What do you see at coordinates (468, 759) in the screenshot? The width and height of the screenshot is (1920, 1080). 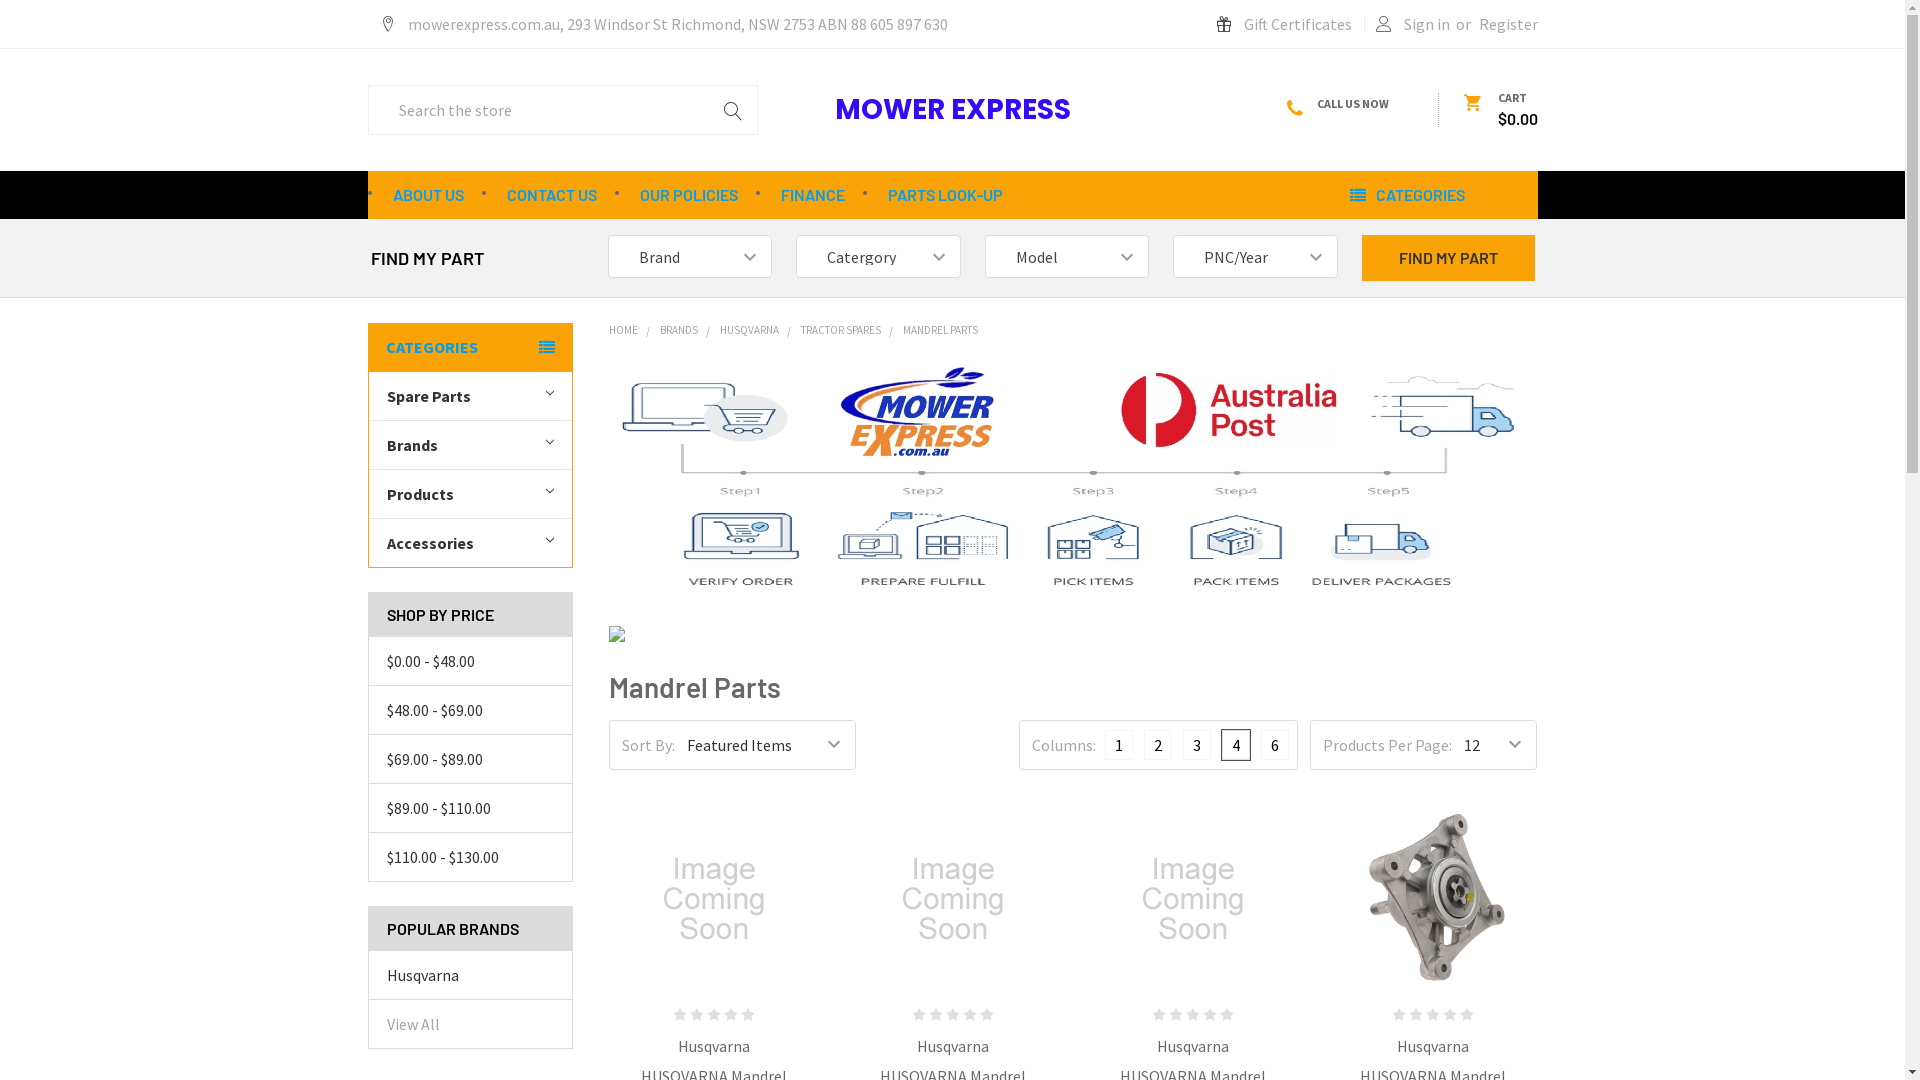 I see `'$69.00 - $89.00'` at bounding box center [468, 759].